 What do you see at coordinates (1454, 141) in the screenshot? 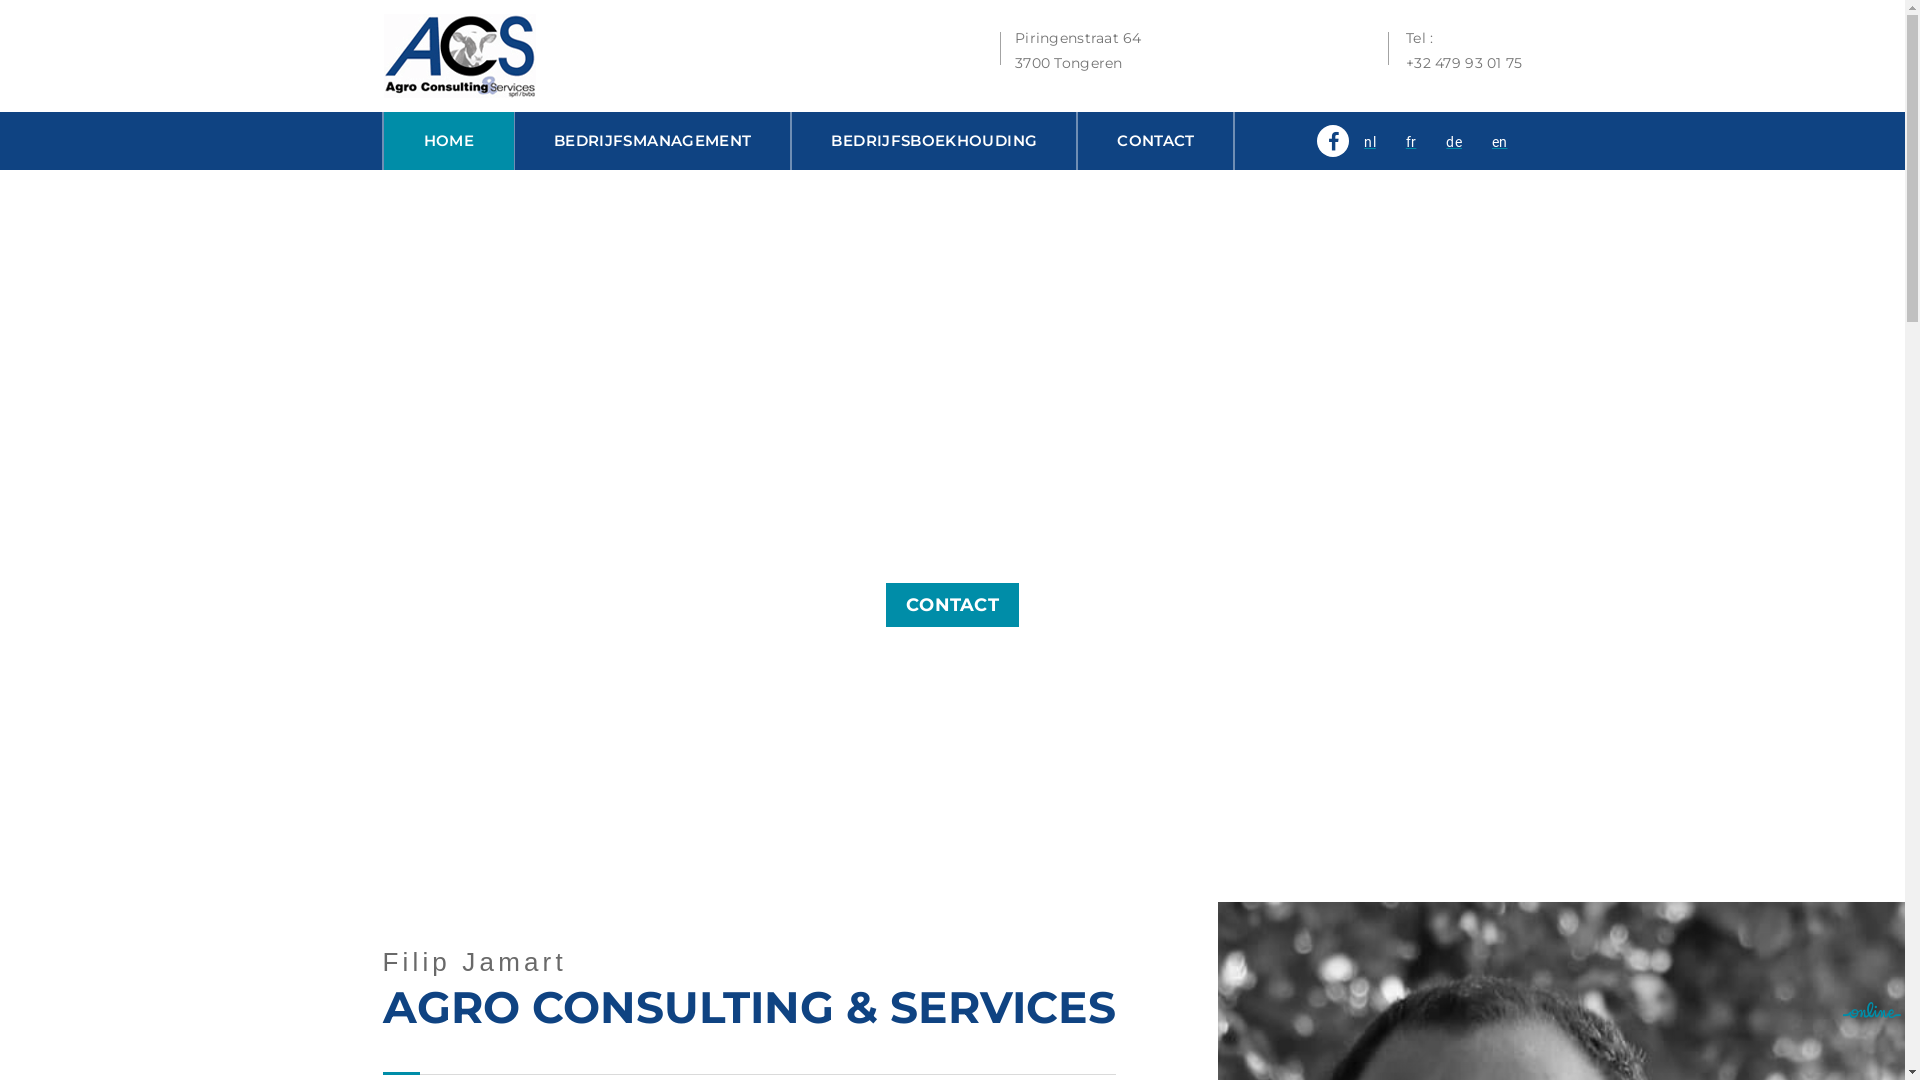
I see `'de'` at bounding box center [1454, 141].